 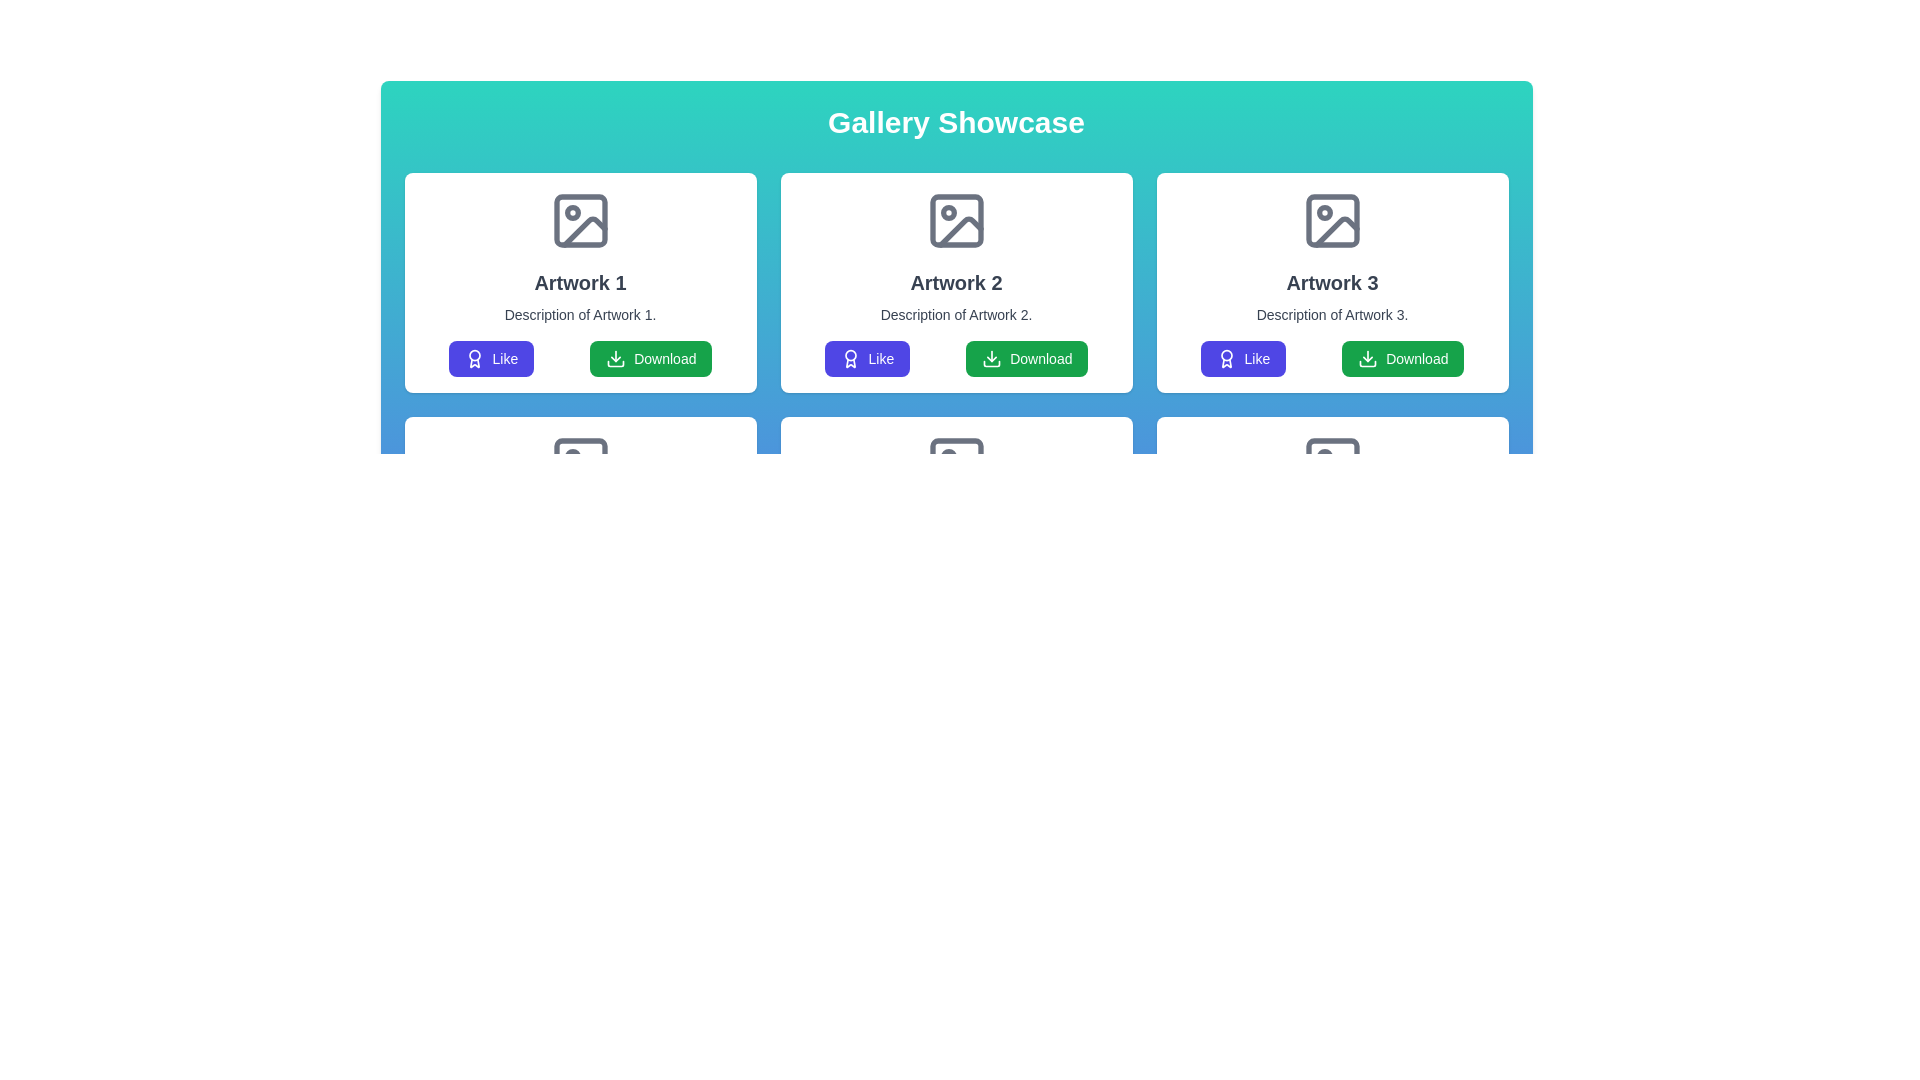 What do you see at coordinates (473, 354) in the screenshot?
I see `the Decorative circular SVG element that is part of the 'Like' button in the first card of the grid, located under the title and description of 'Artwork 1'` at bounding box center [473, 354].